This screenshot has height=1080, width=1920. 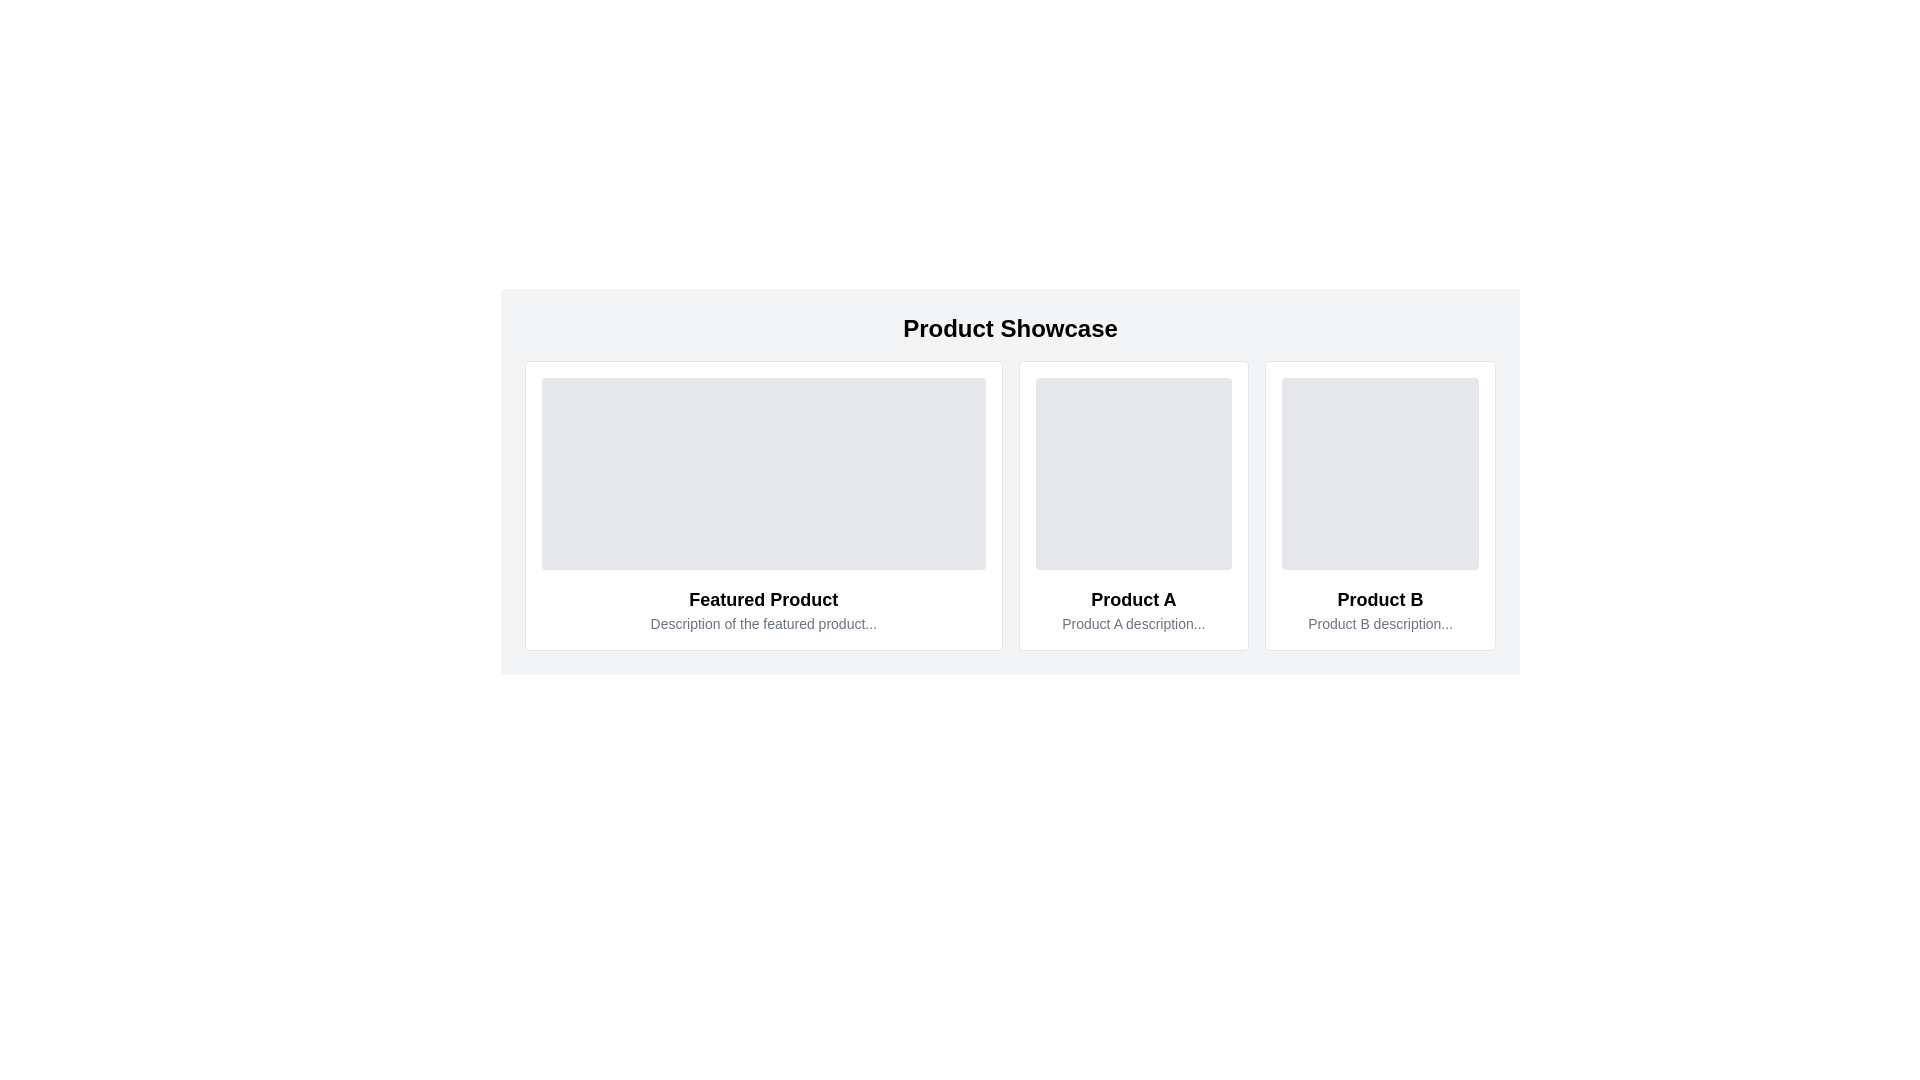 What do you see at coordinates (1133, 599) in the screenshot?
I see `the text label that serves as a title or header for the product in the middle column of the 'Product Showcase' section, located below the image placeholder and above the descriptive text block` at bounding box center [1133, 599].